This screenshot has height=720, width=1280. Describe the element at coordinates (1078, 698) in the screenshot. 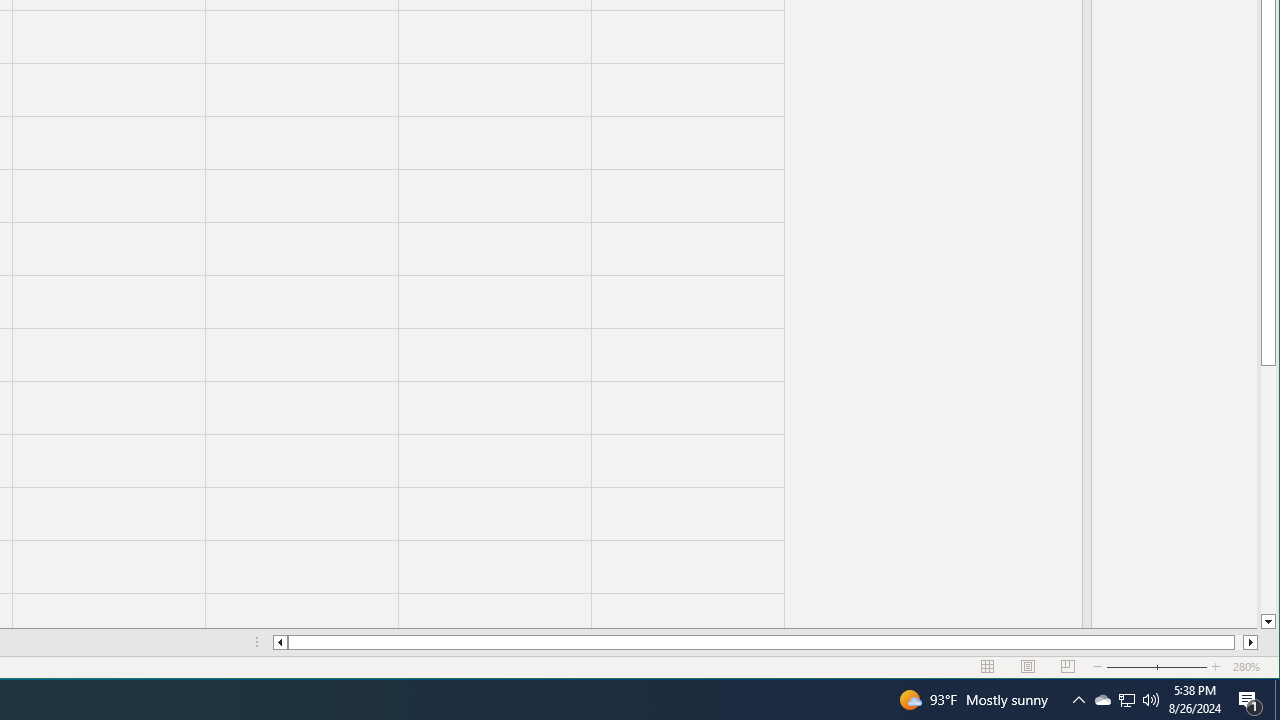

I see `'Notification Chevron'` at that location.